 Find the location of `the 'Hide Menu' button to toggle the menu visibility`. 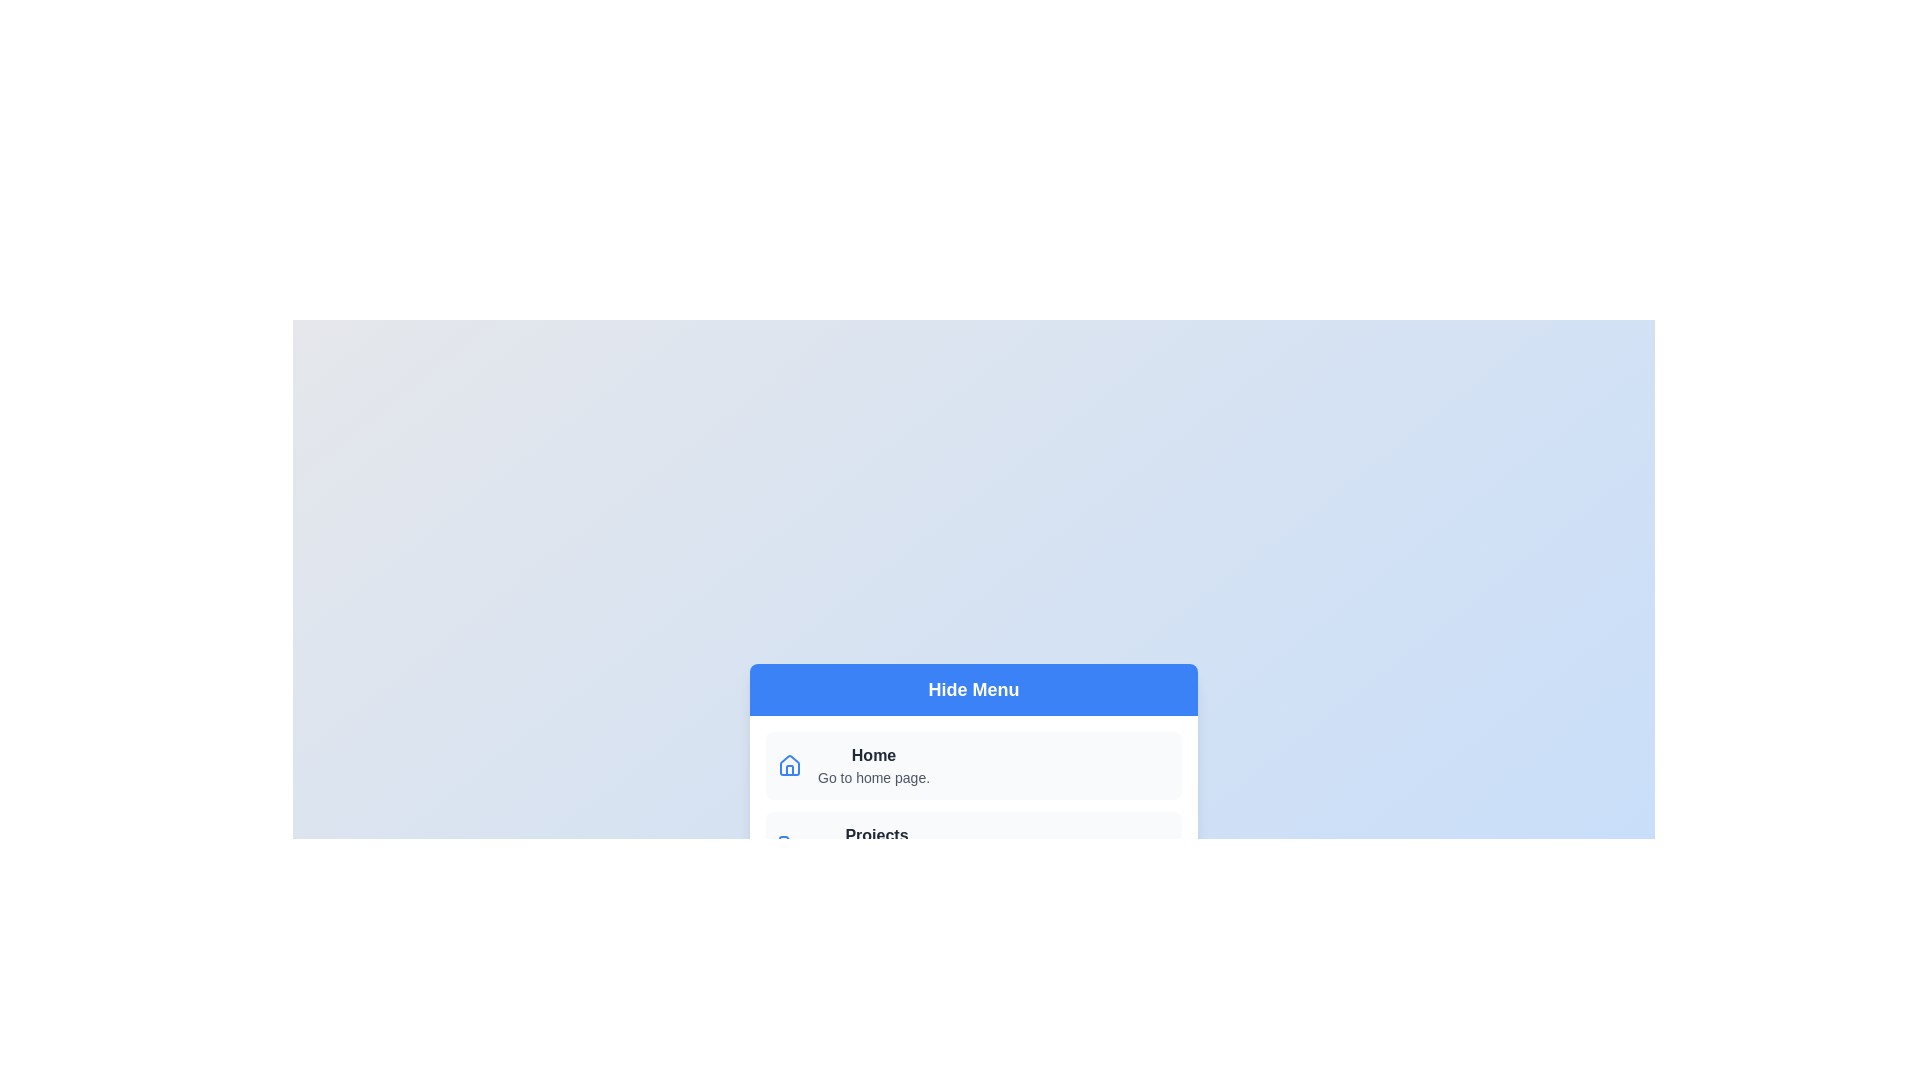

the 'Hide Menu' button to toggle the menu visibility is located at coordinates (974, 689).